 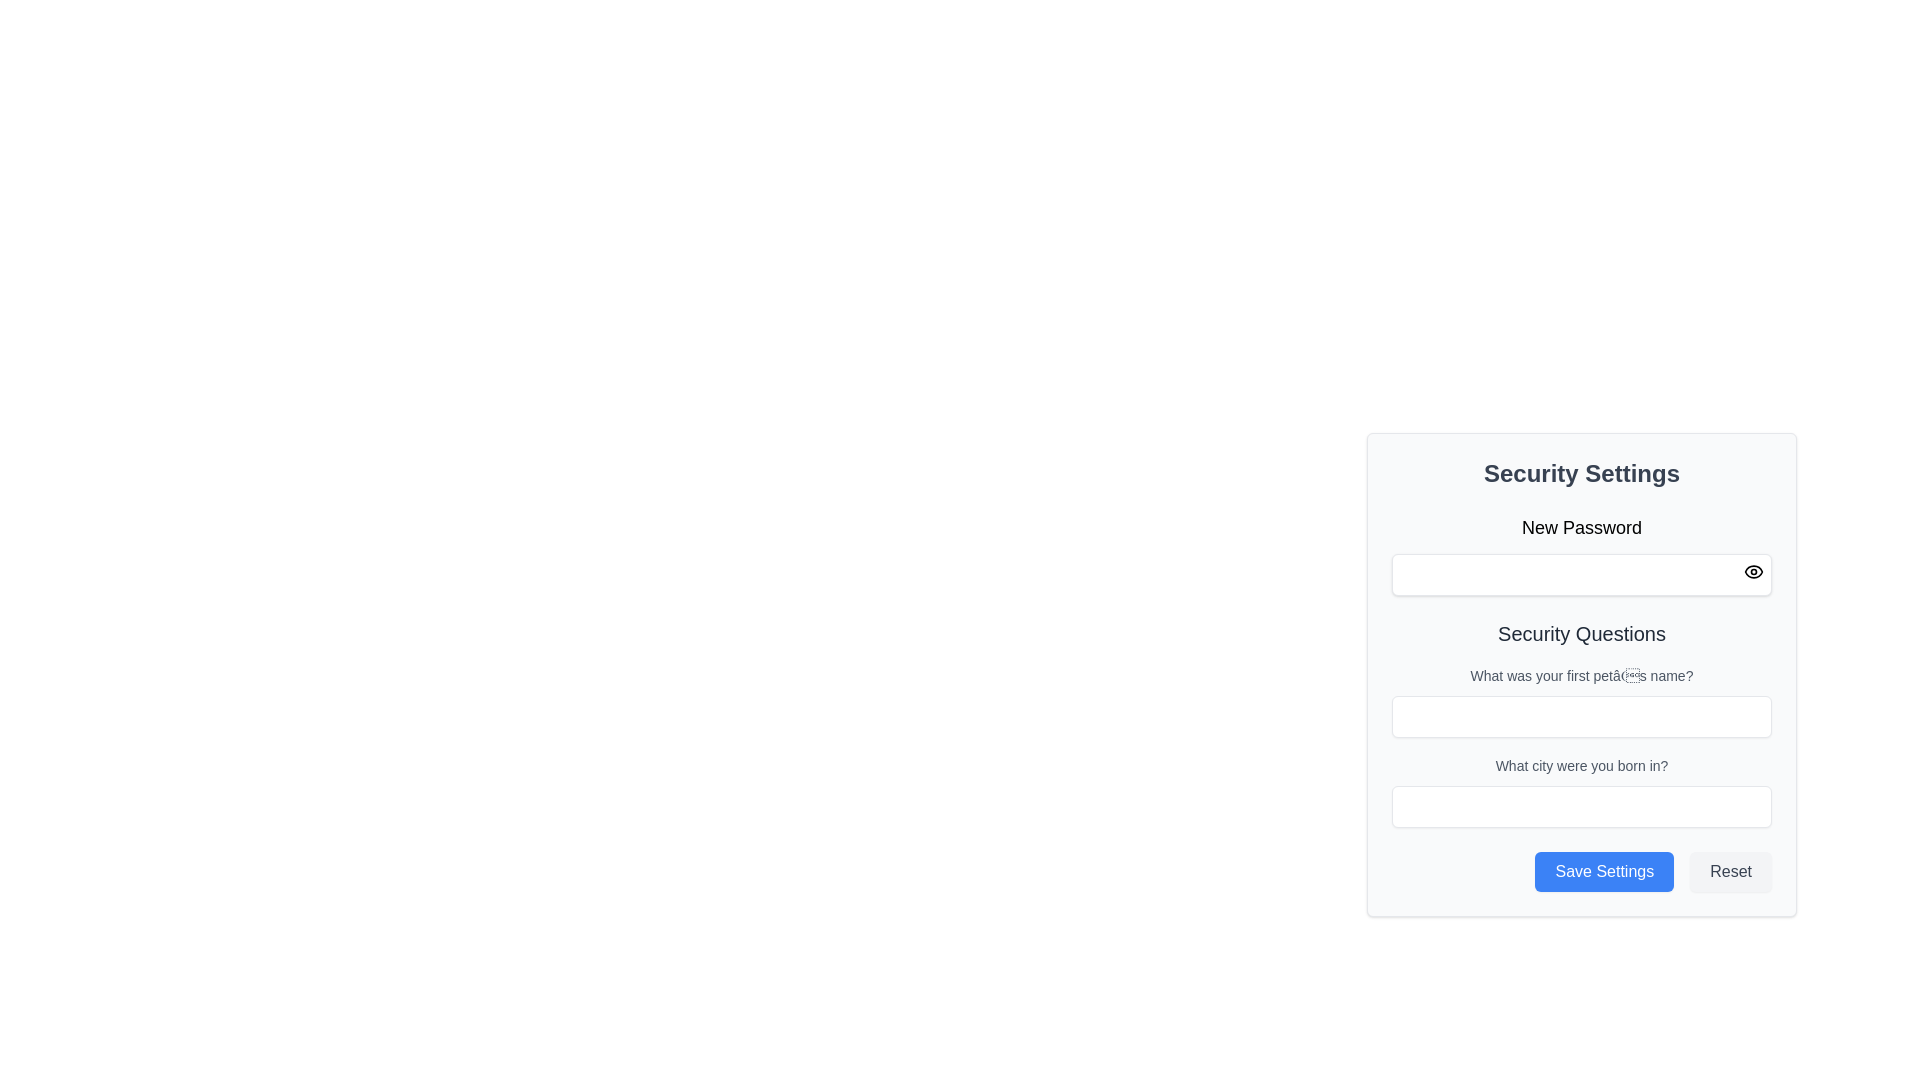 I want to click on the circular button with an eye icon located in the upper-right corner of the 'New Password' input field, so click(x=1752, y=571).